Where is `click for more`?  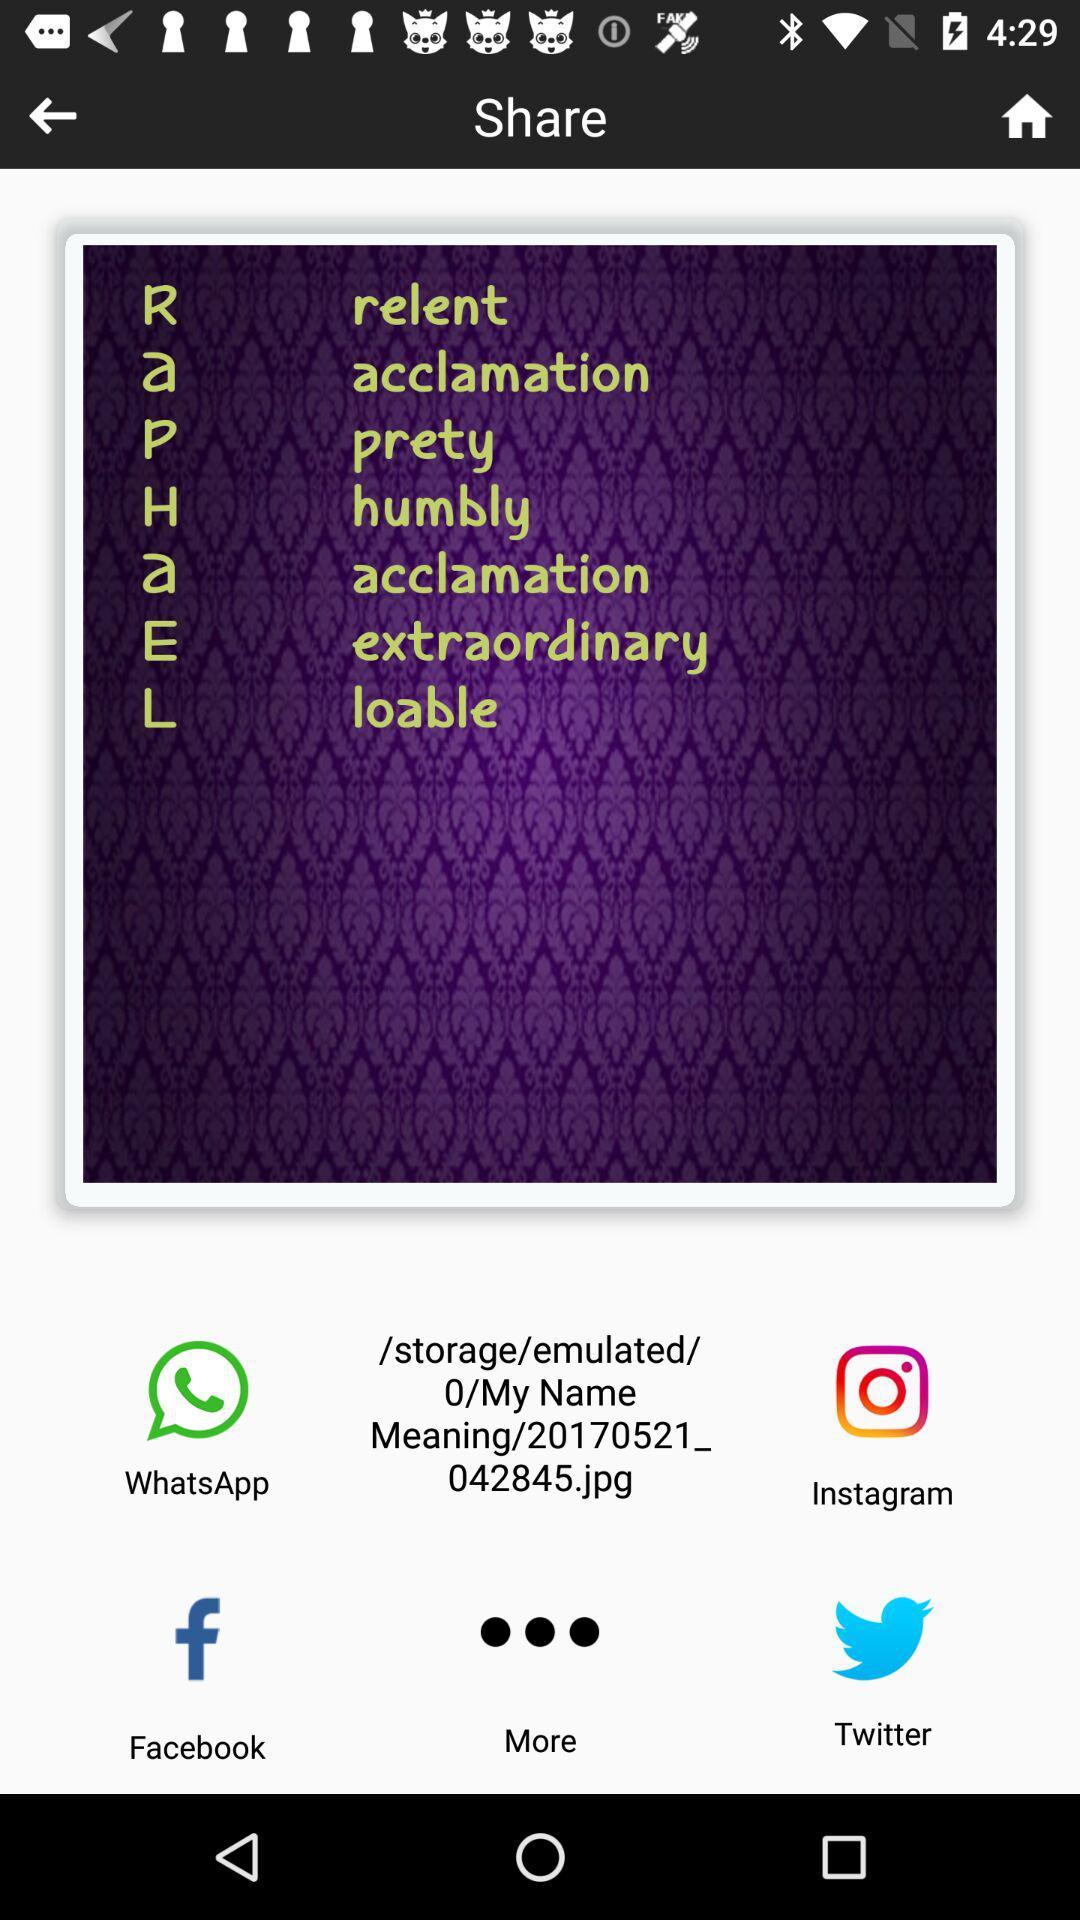 click for more is located at coordinates (540, 1632).